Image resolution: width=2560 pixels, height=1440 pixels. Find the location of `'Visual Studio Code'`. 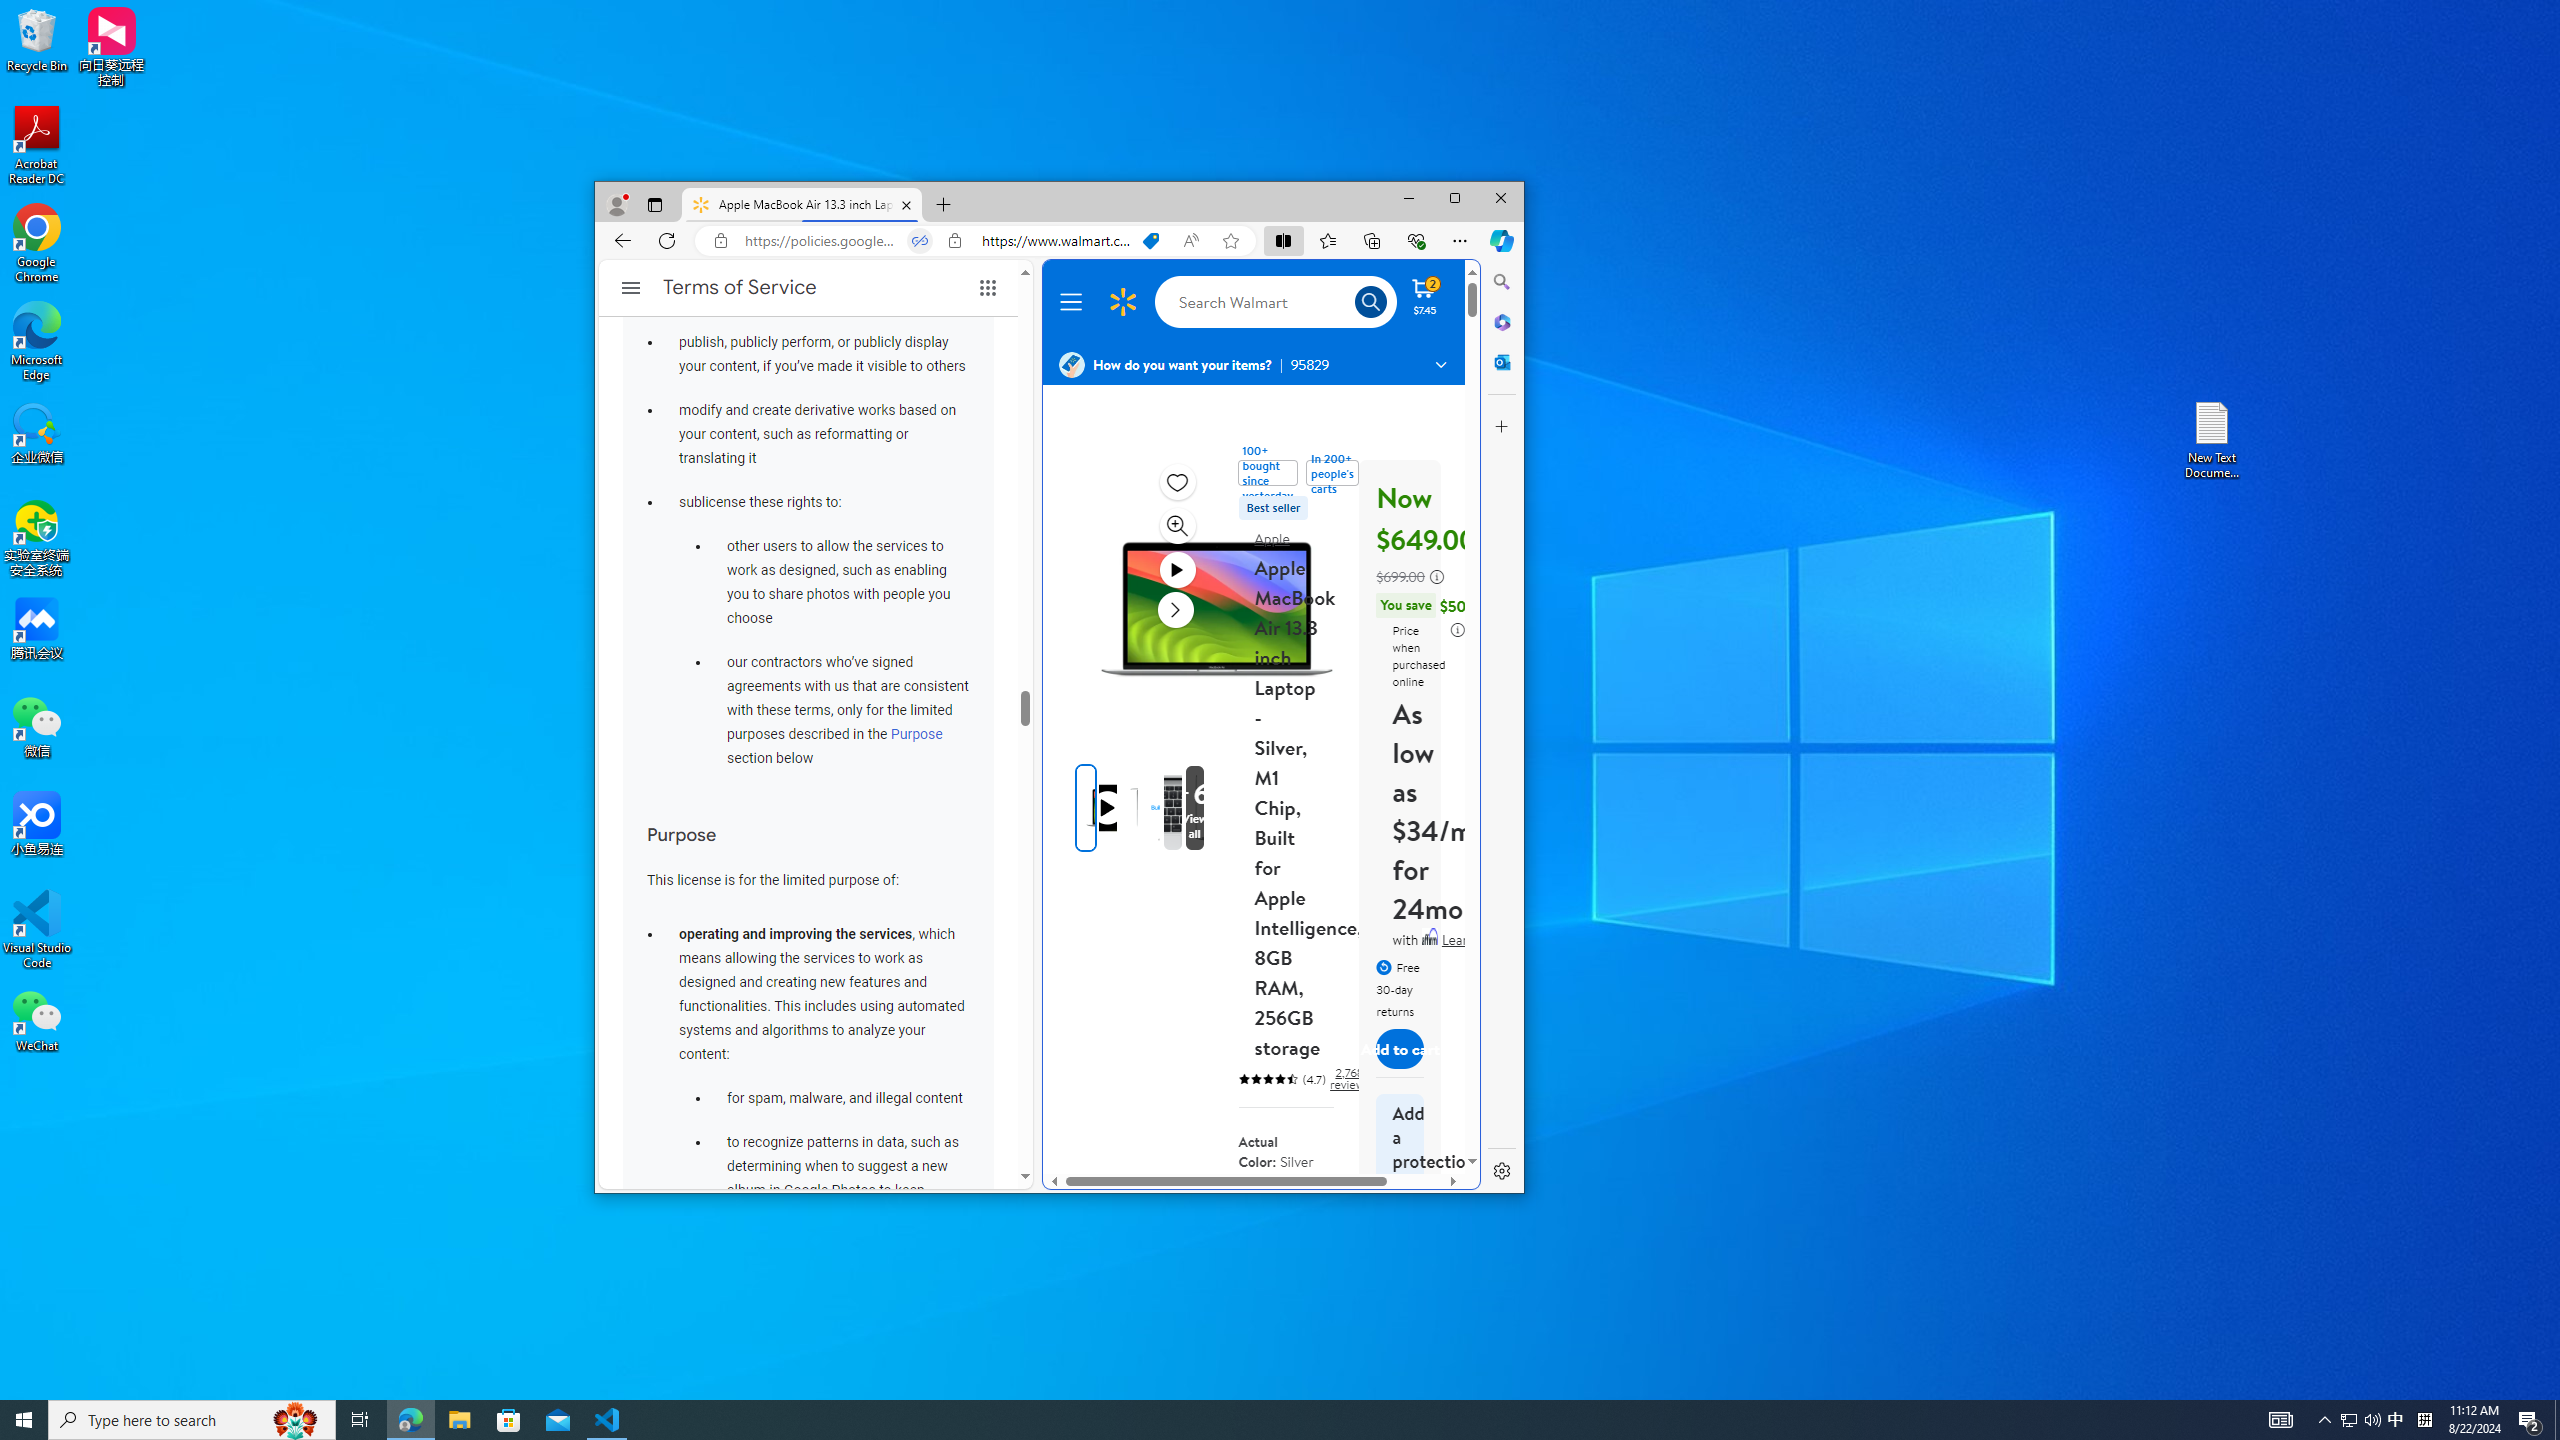

'Visual Studio Code' is located at coordinates (36, 928).